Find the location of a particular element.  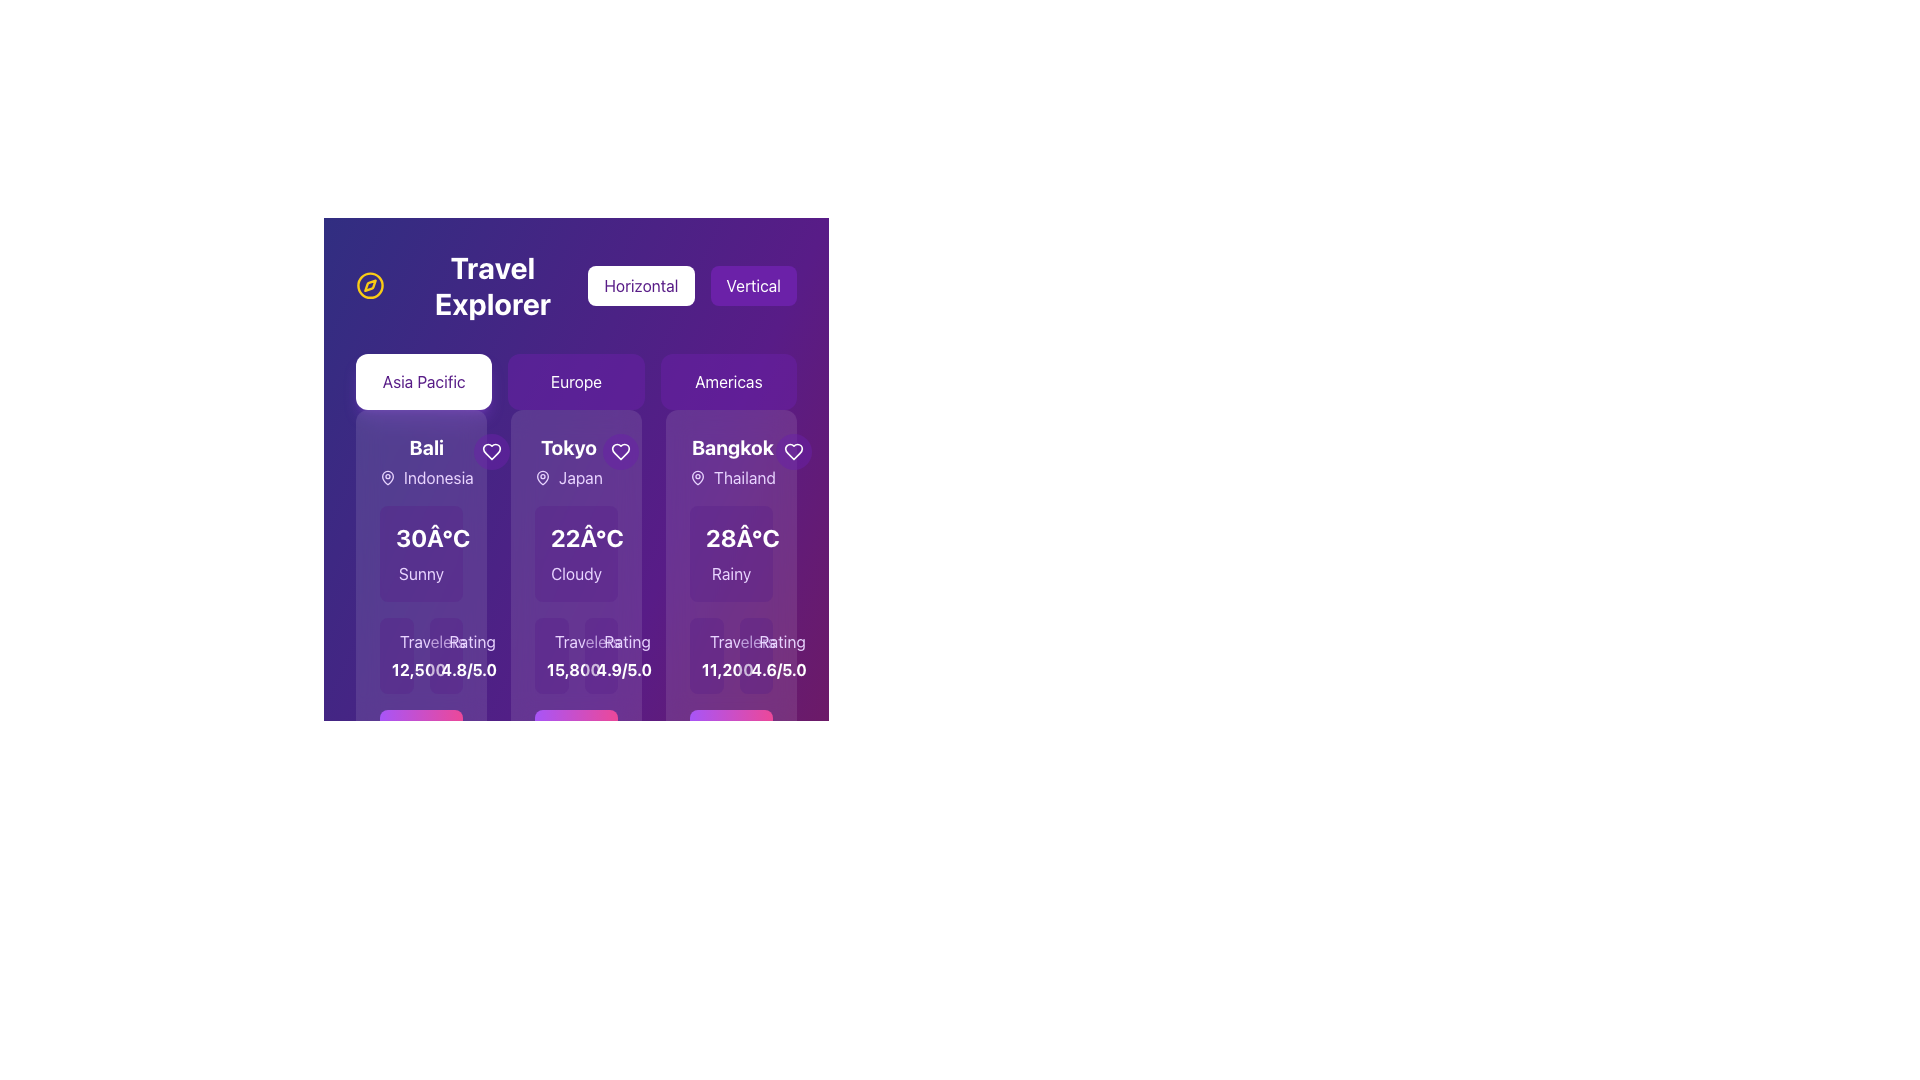

the text label that describes traveler-related information located in the purple card layout under the 'Bali' column of the travel dashboard interface is located at coordinates (431, 641).